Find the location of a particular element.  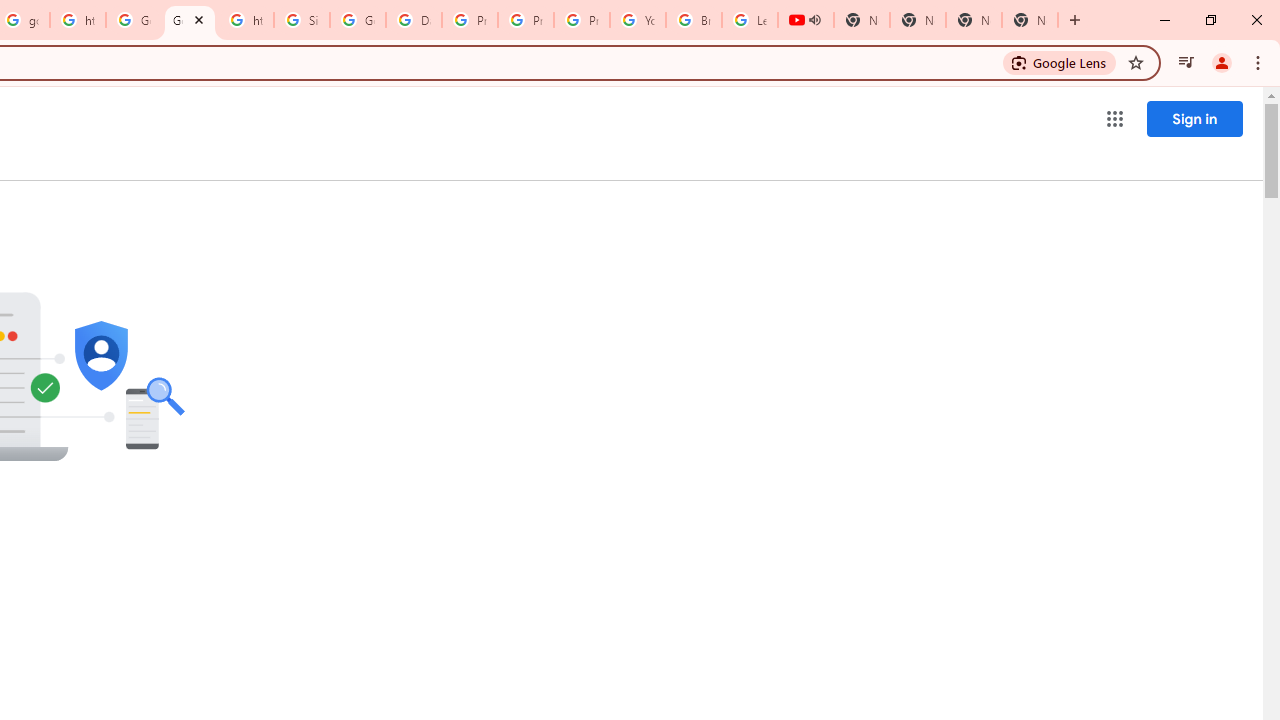

'Search with Google Lens' is located at coordinates (1058, 61).